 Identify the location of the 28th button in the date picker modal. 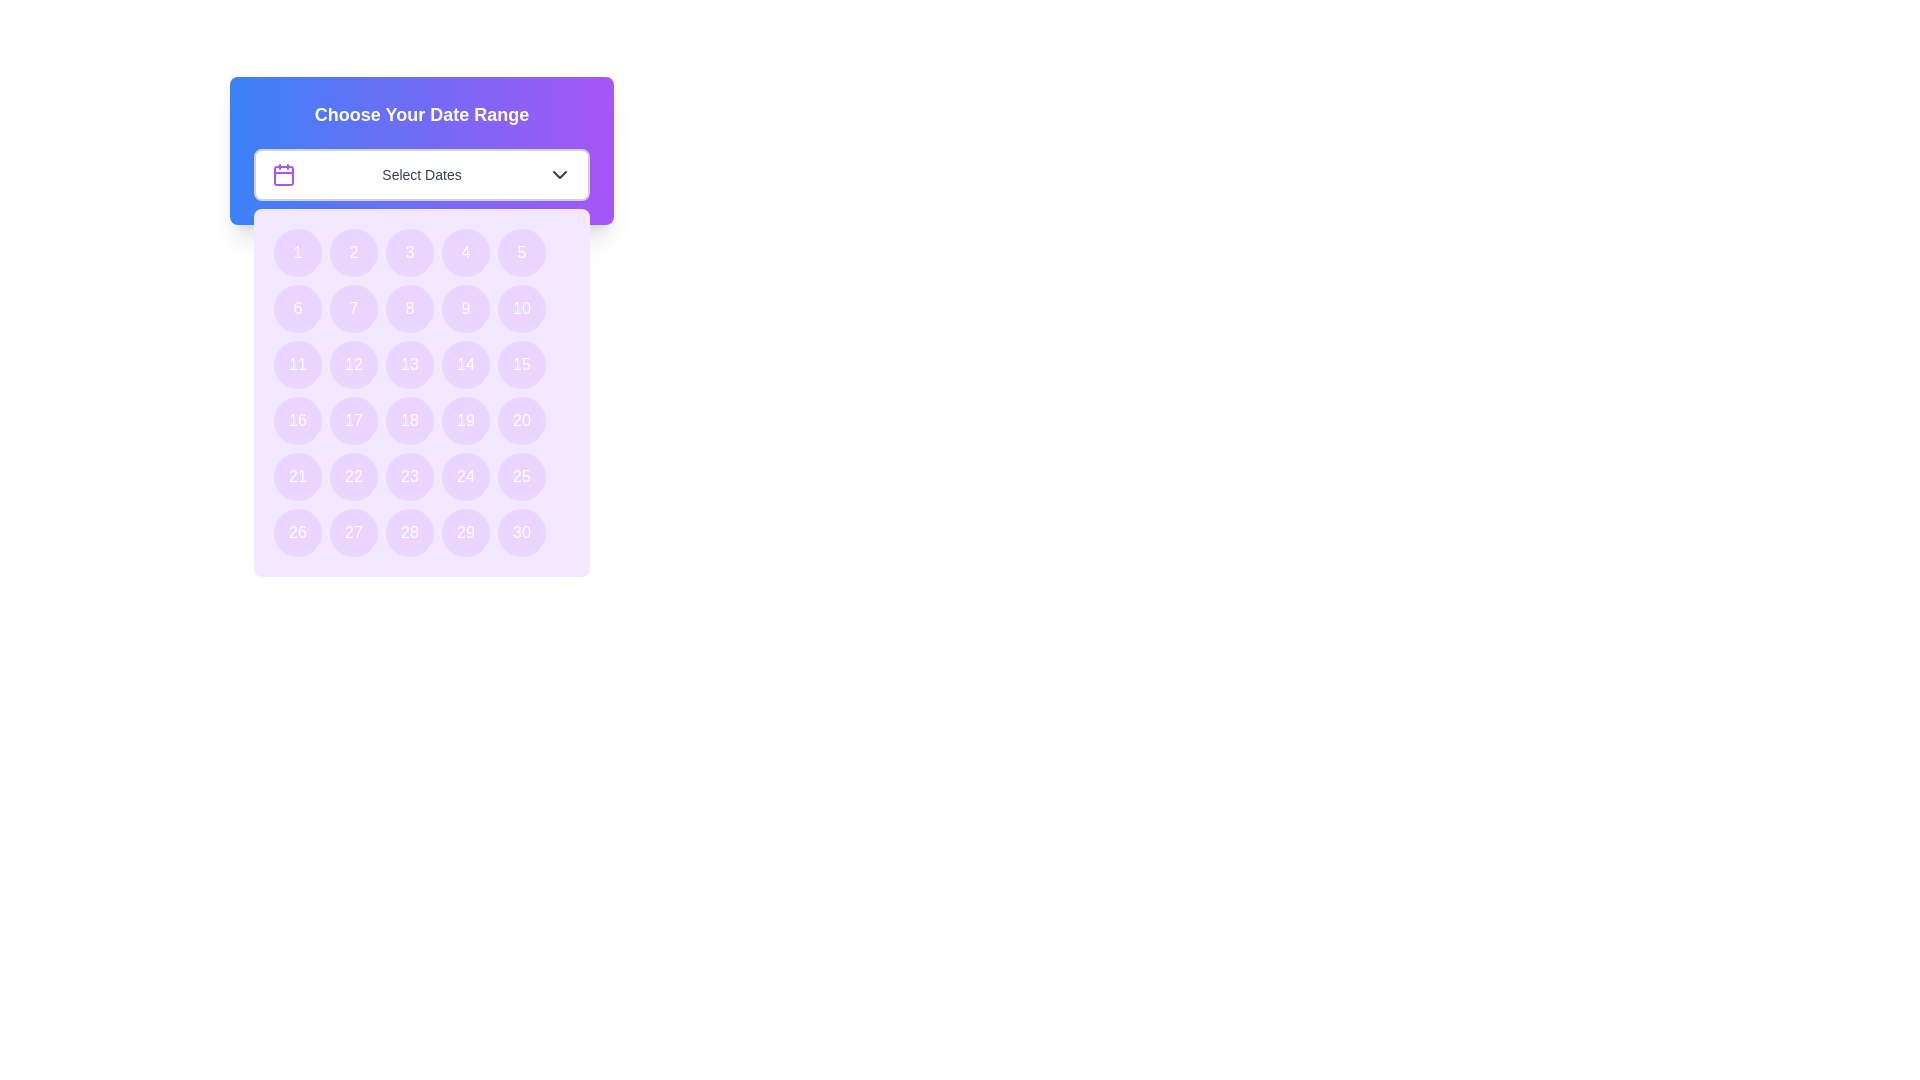
(408, 531).